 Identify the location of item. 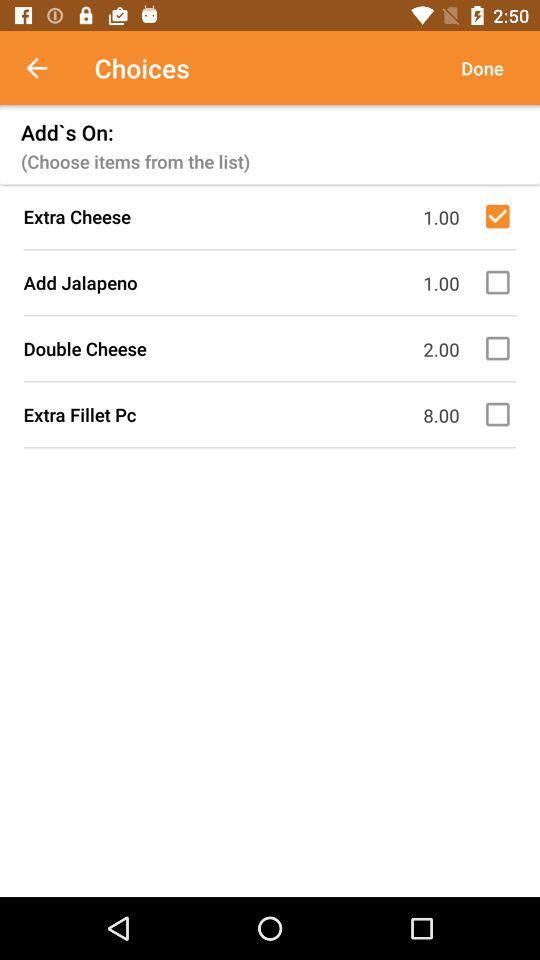
(500, 413).